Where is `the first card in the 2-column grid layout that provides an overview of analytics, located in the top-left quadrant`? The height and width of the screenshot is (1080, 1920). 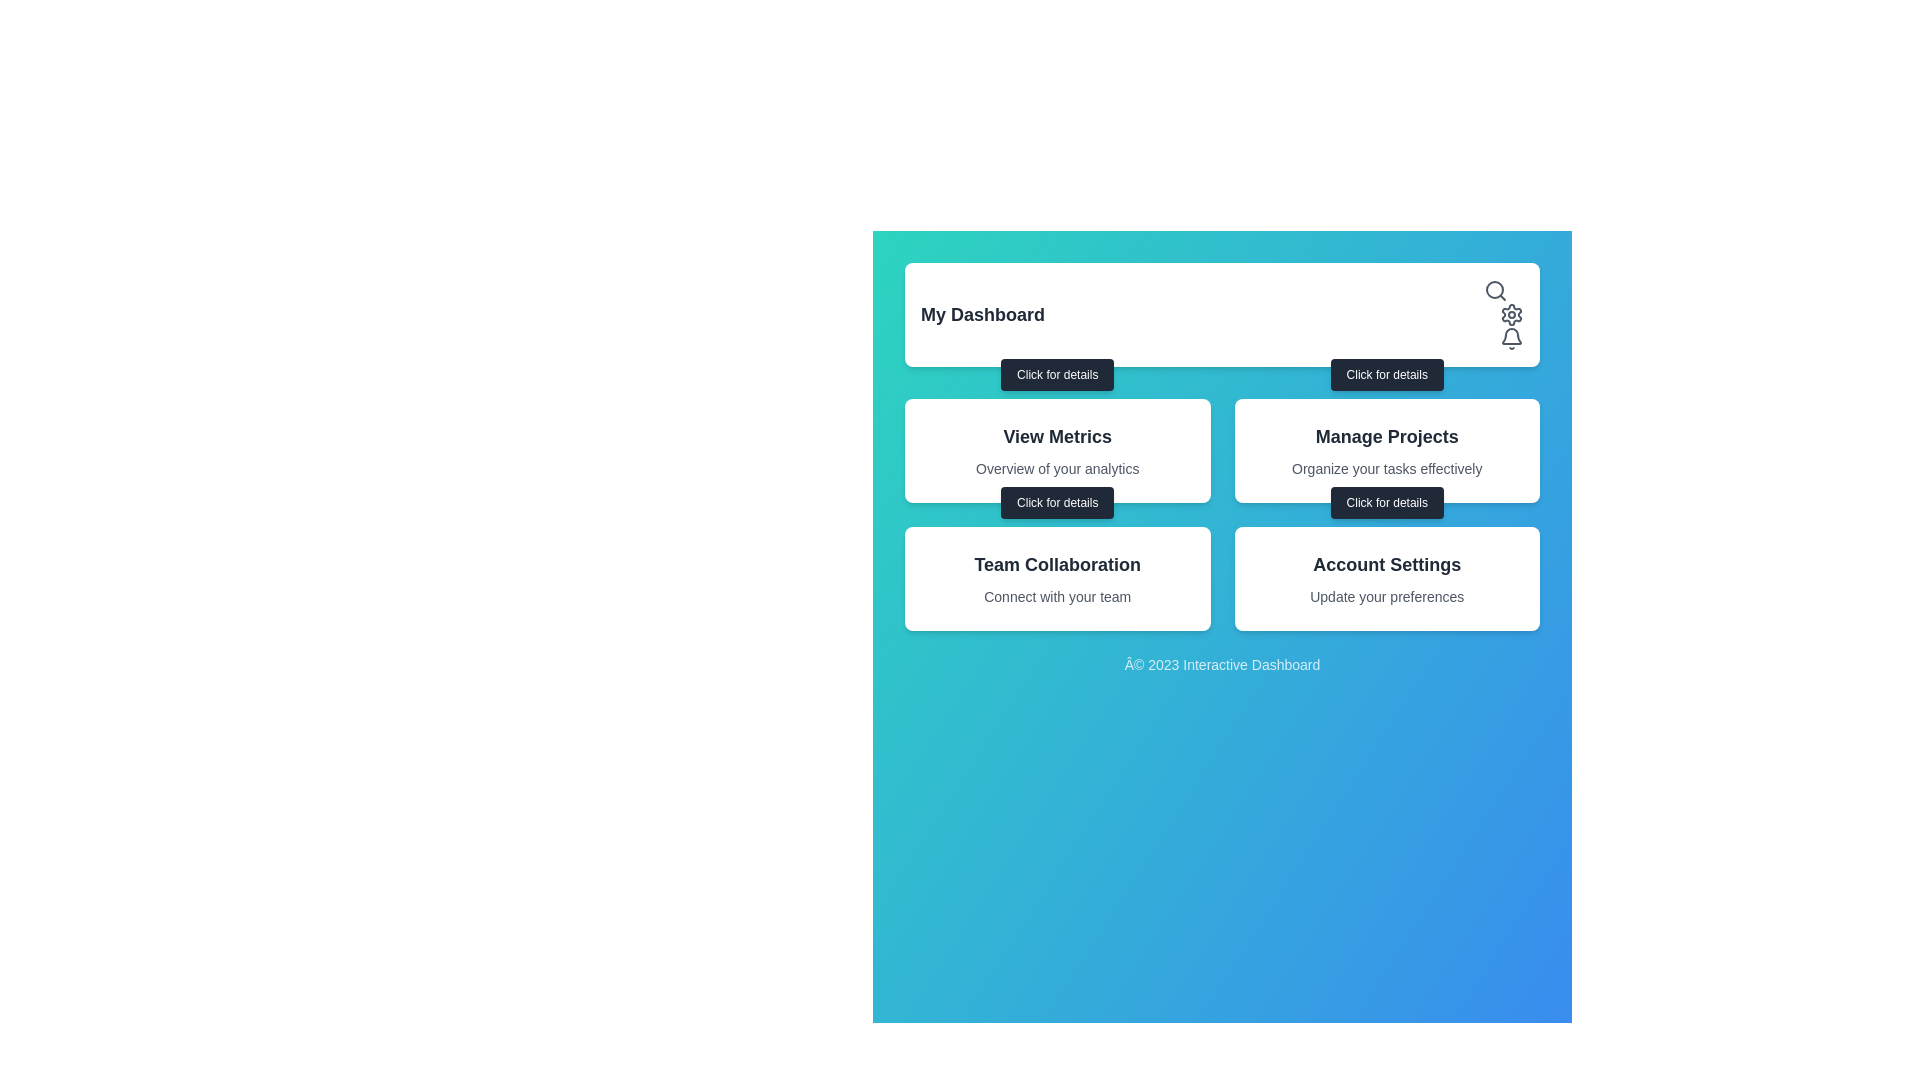 the first card in the 2-column grid layout that provides an overview of analytics, located in the top-left quadrant is located at coordinates (1056, 451).